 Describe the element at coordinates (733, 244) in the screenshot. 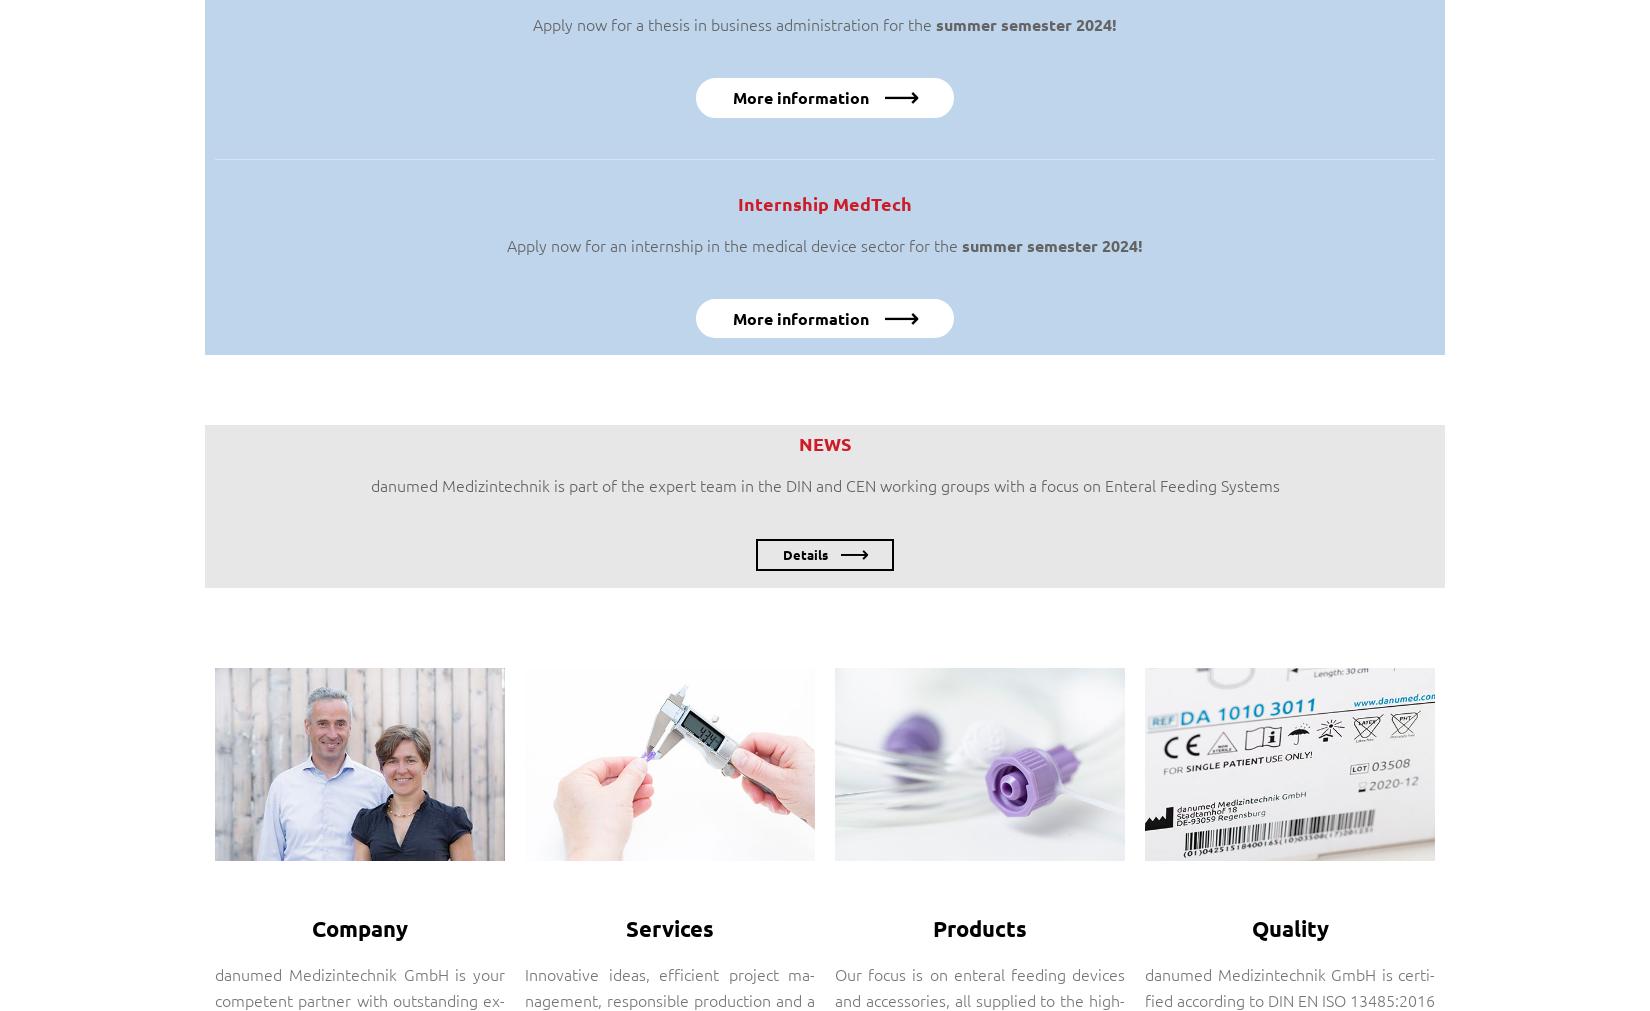

I see `'Apply now for an internship in the medical device sector for the'` at that location.